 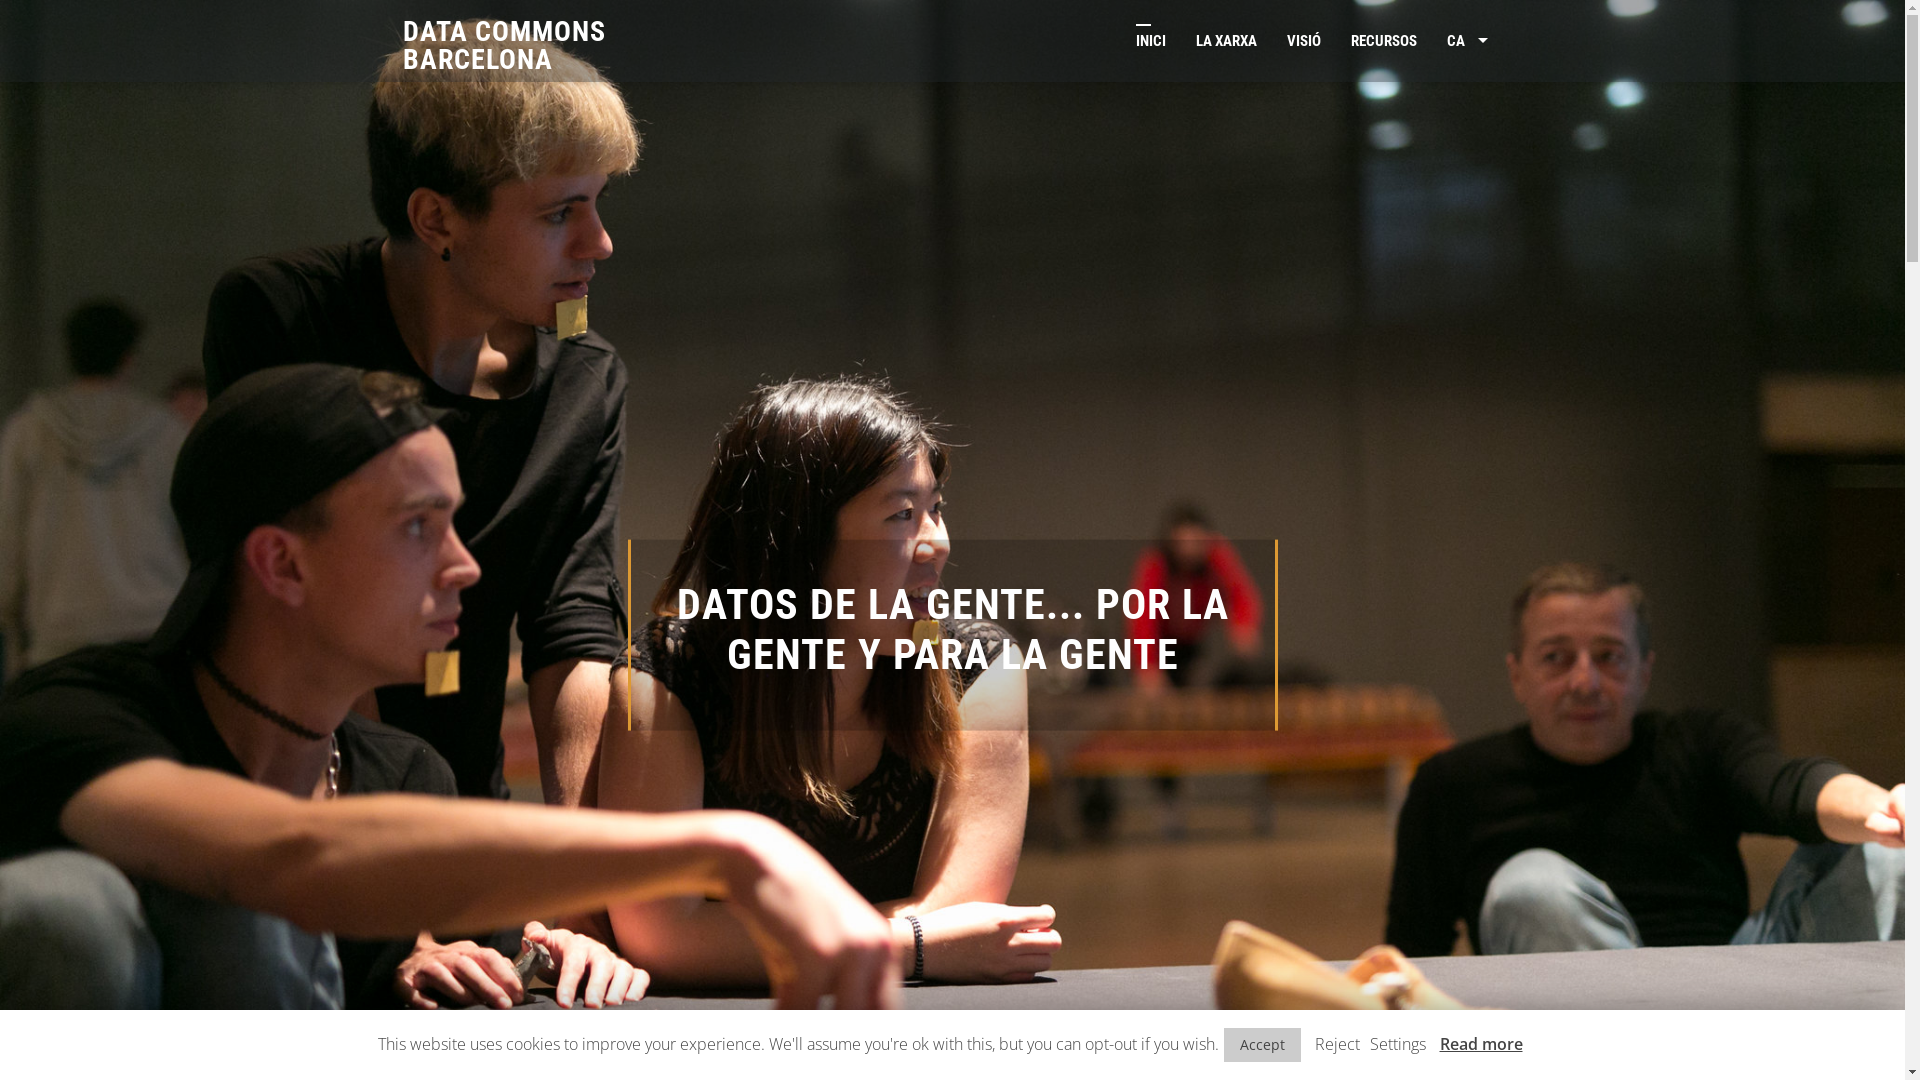 What do you see at coordinates (1396, 1043) in the screenshot?
I see `'Settings'` at bounding box center [1396, 1043].